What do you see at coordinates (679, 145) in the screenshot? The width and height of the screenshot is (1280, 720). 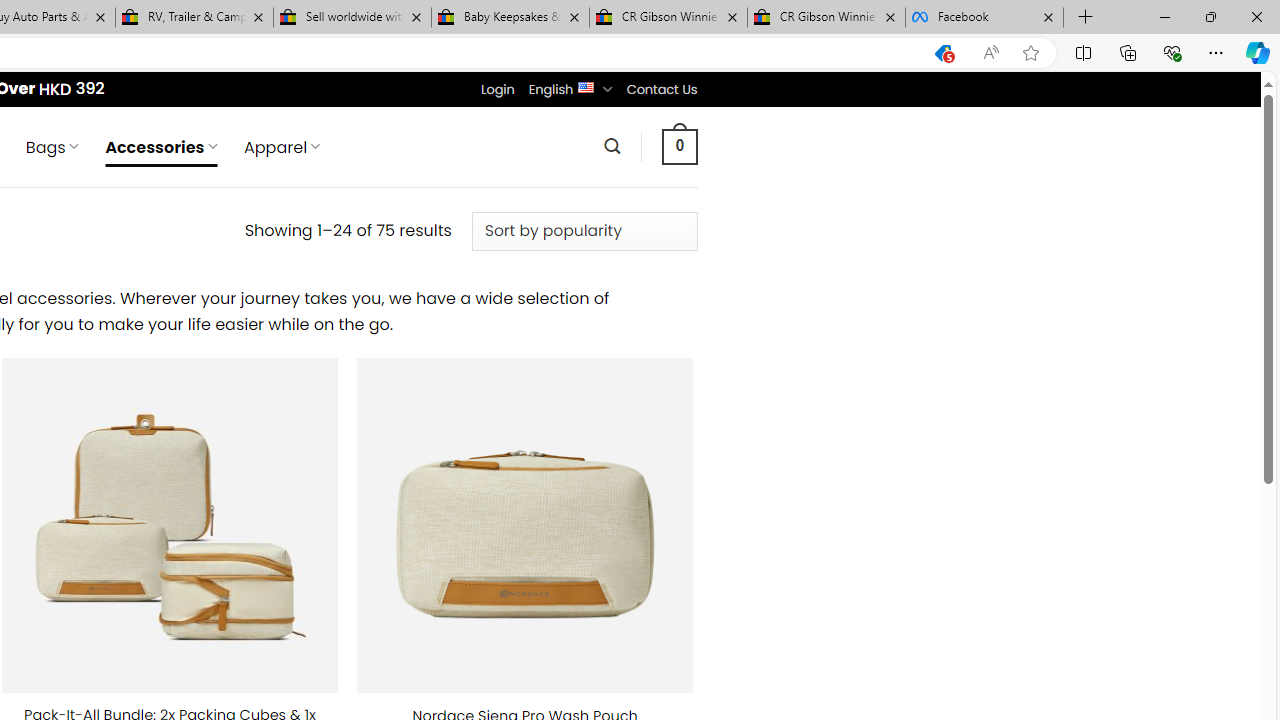 I see `'  0  '` at bounding box center [679, 145].